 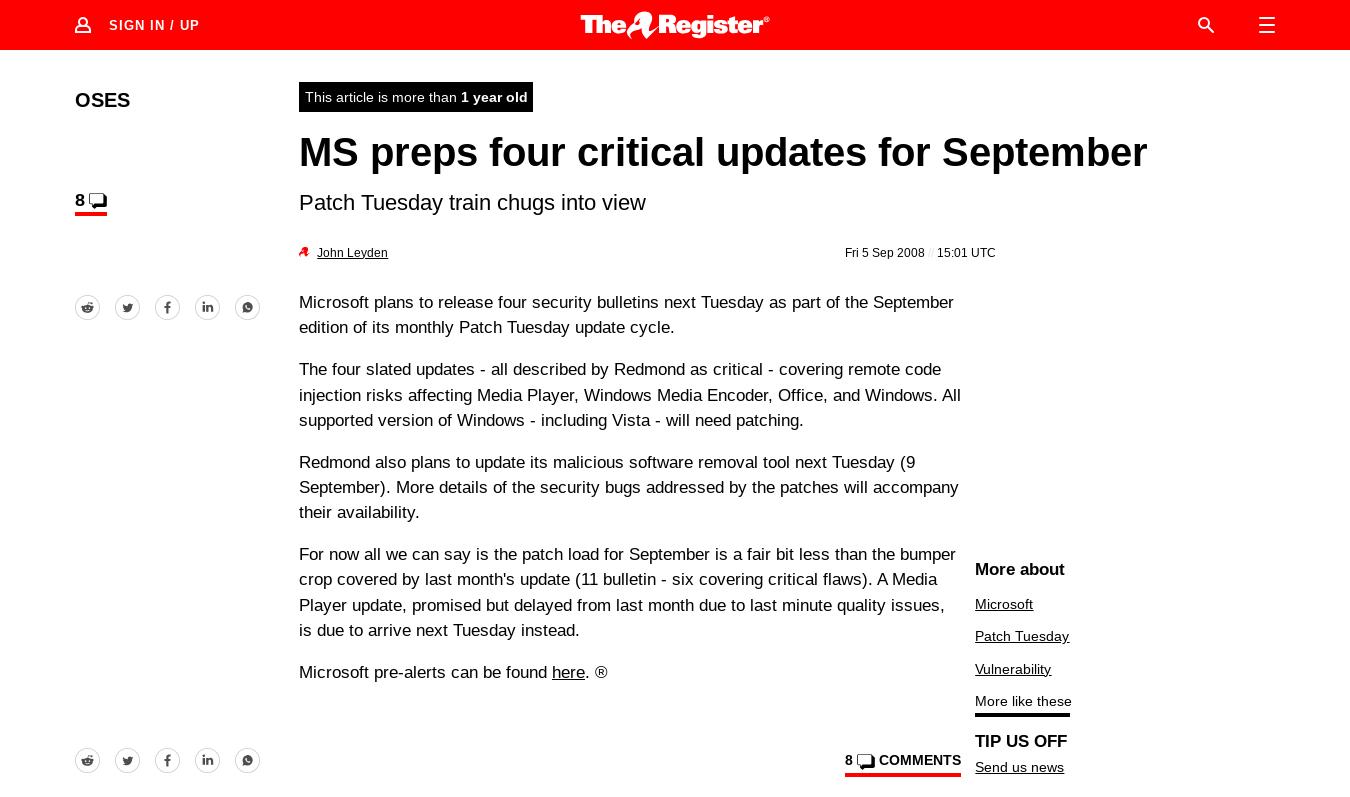 I want to click on 'Patch Tuesday train chugs into view', so click(x=471, y=200).